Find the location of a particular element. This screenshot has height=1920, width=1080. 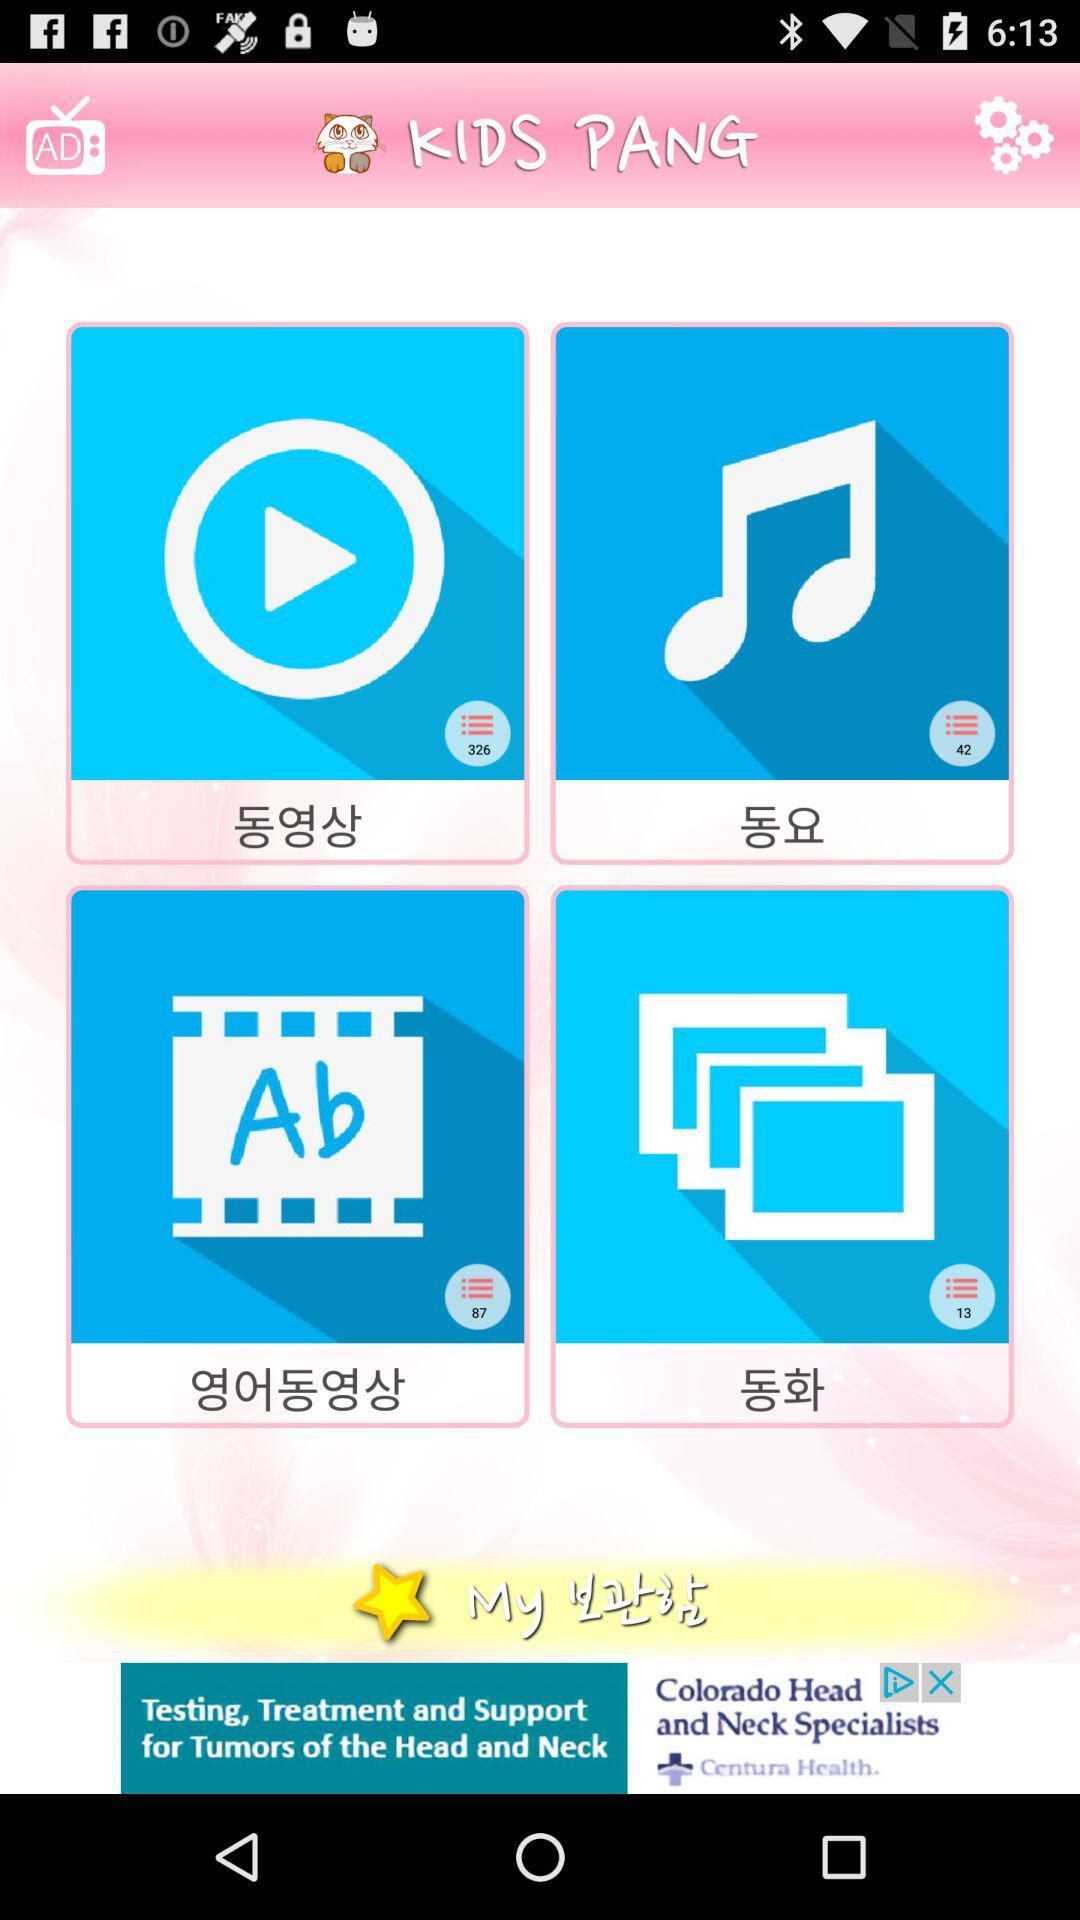

the cat image which is to the left of kids pang is located at coordinates (348, 142).